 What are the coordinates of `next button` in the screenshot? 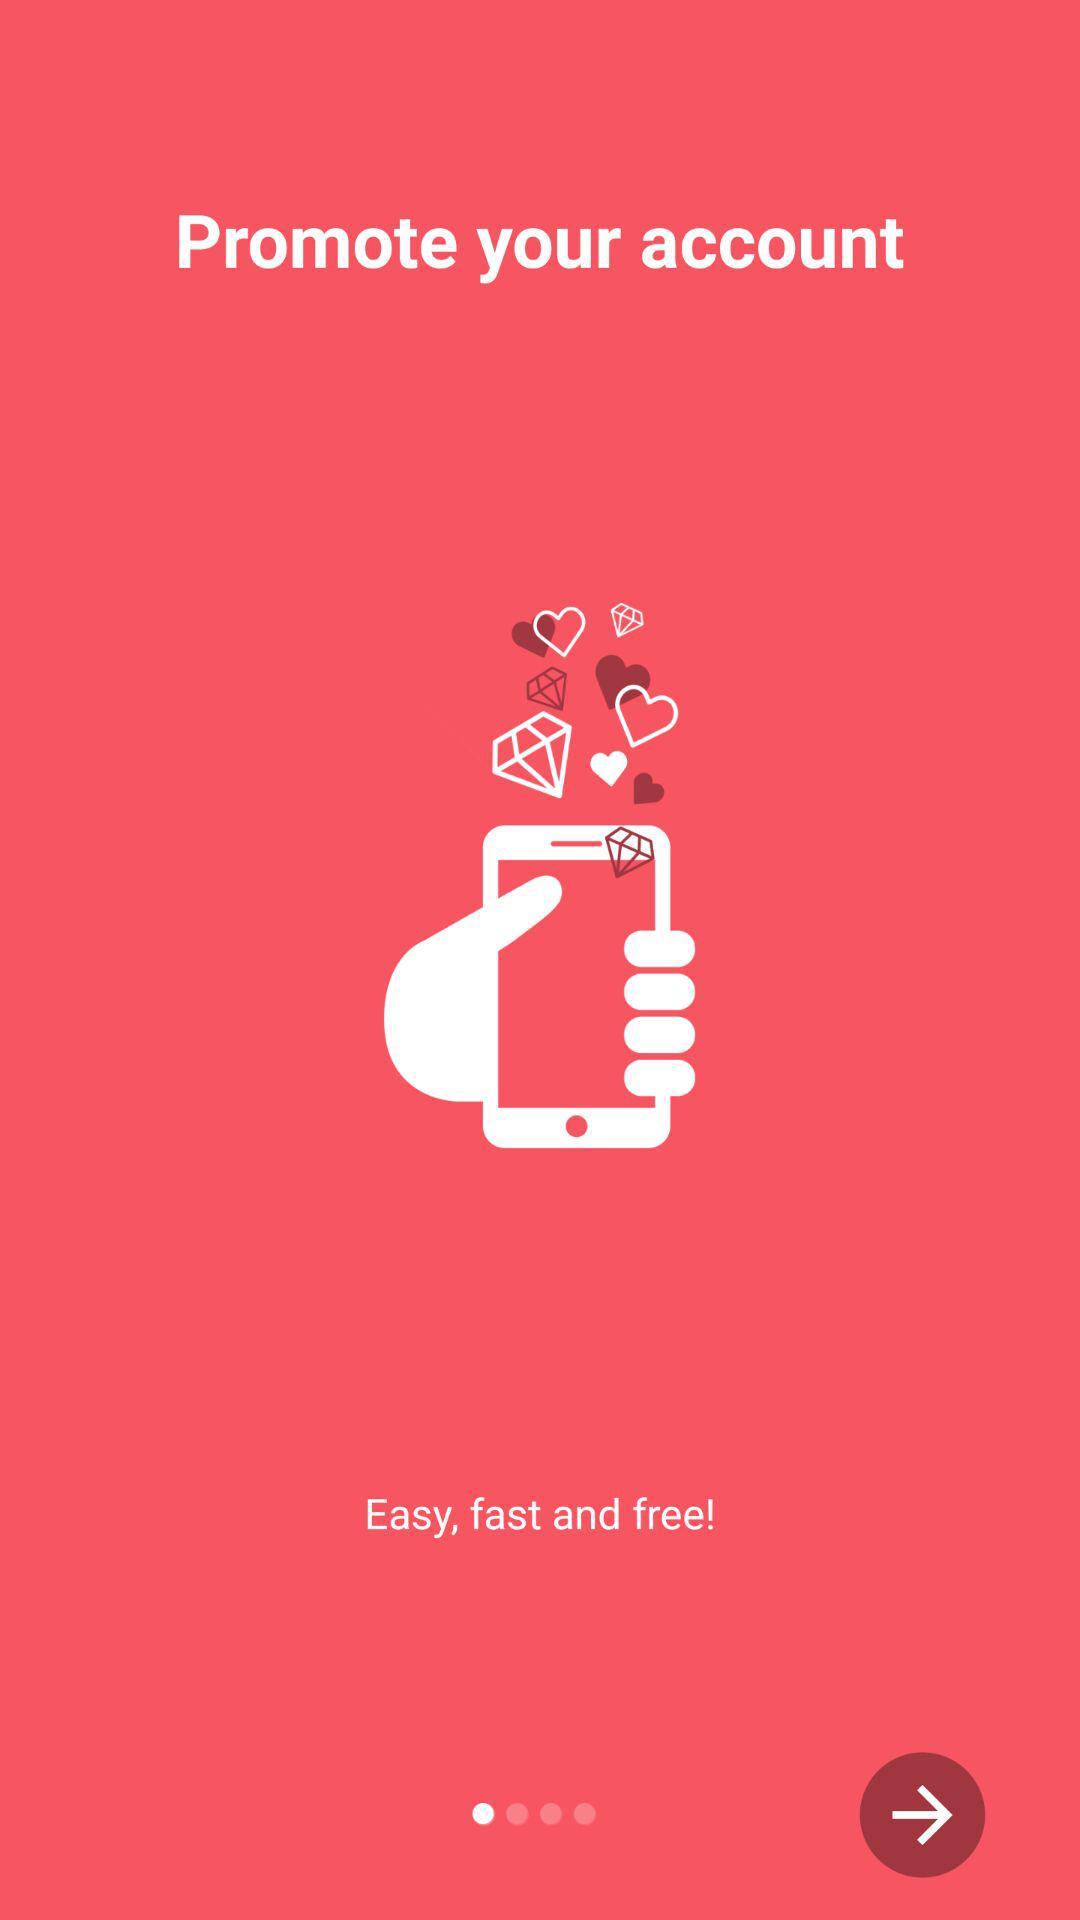 It's located at (922, 1814).